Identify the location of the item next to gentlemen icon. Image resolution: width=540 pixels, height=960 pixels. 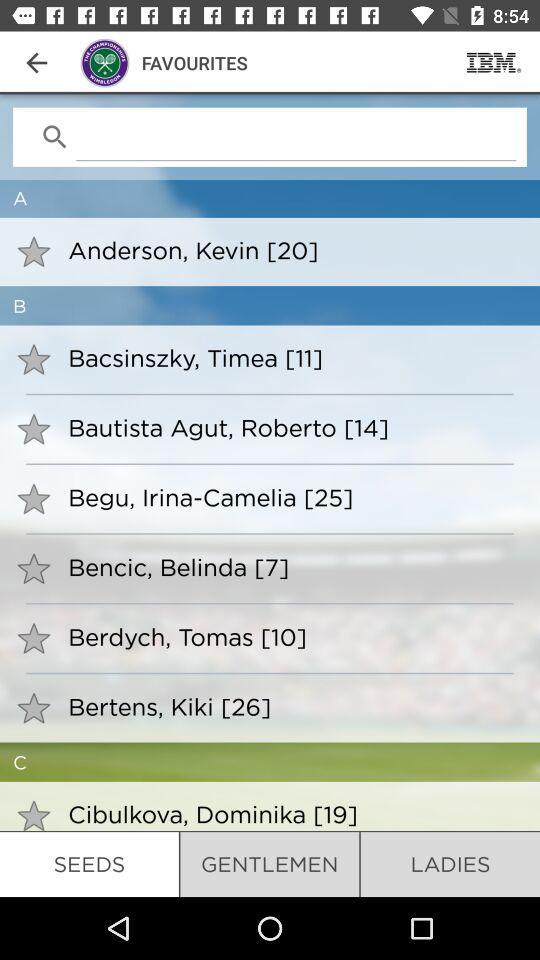
(450, 863).